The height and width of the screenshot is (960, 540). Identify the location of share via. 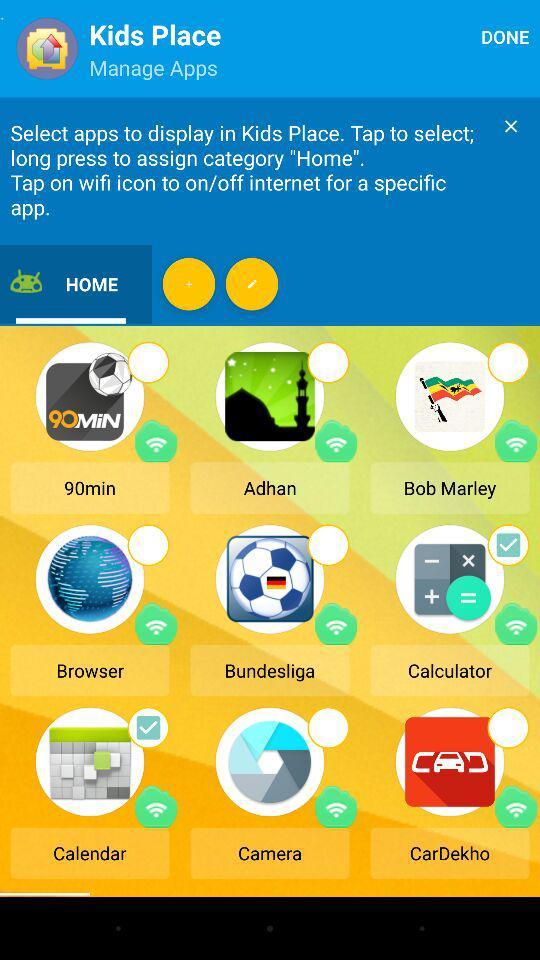
(155, 441).